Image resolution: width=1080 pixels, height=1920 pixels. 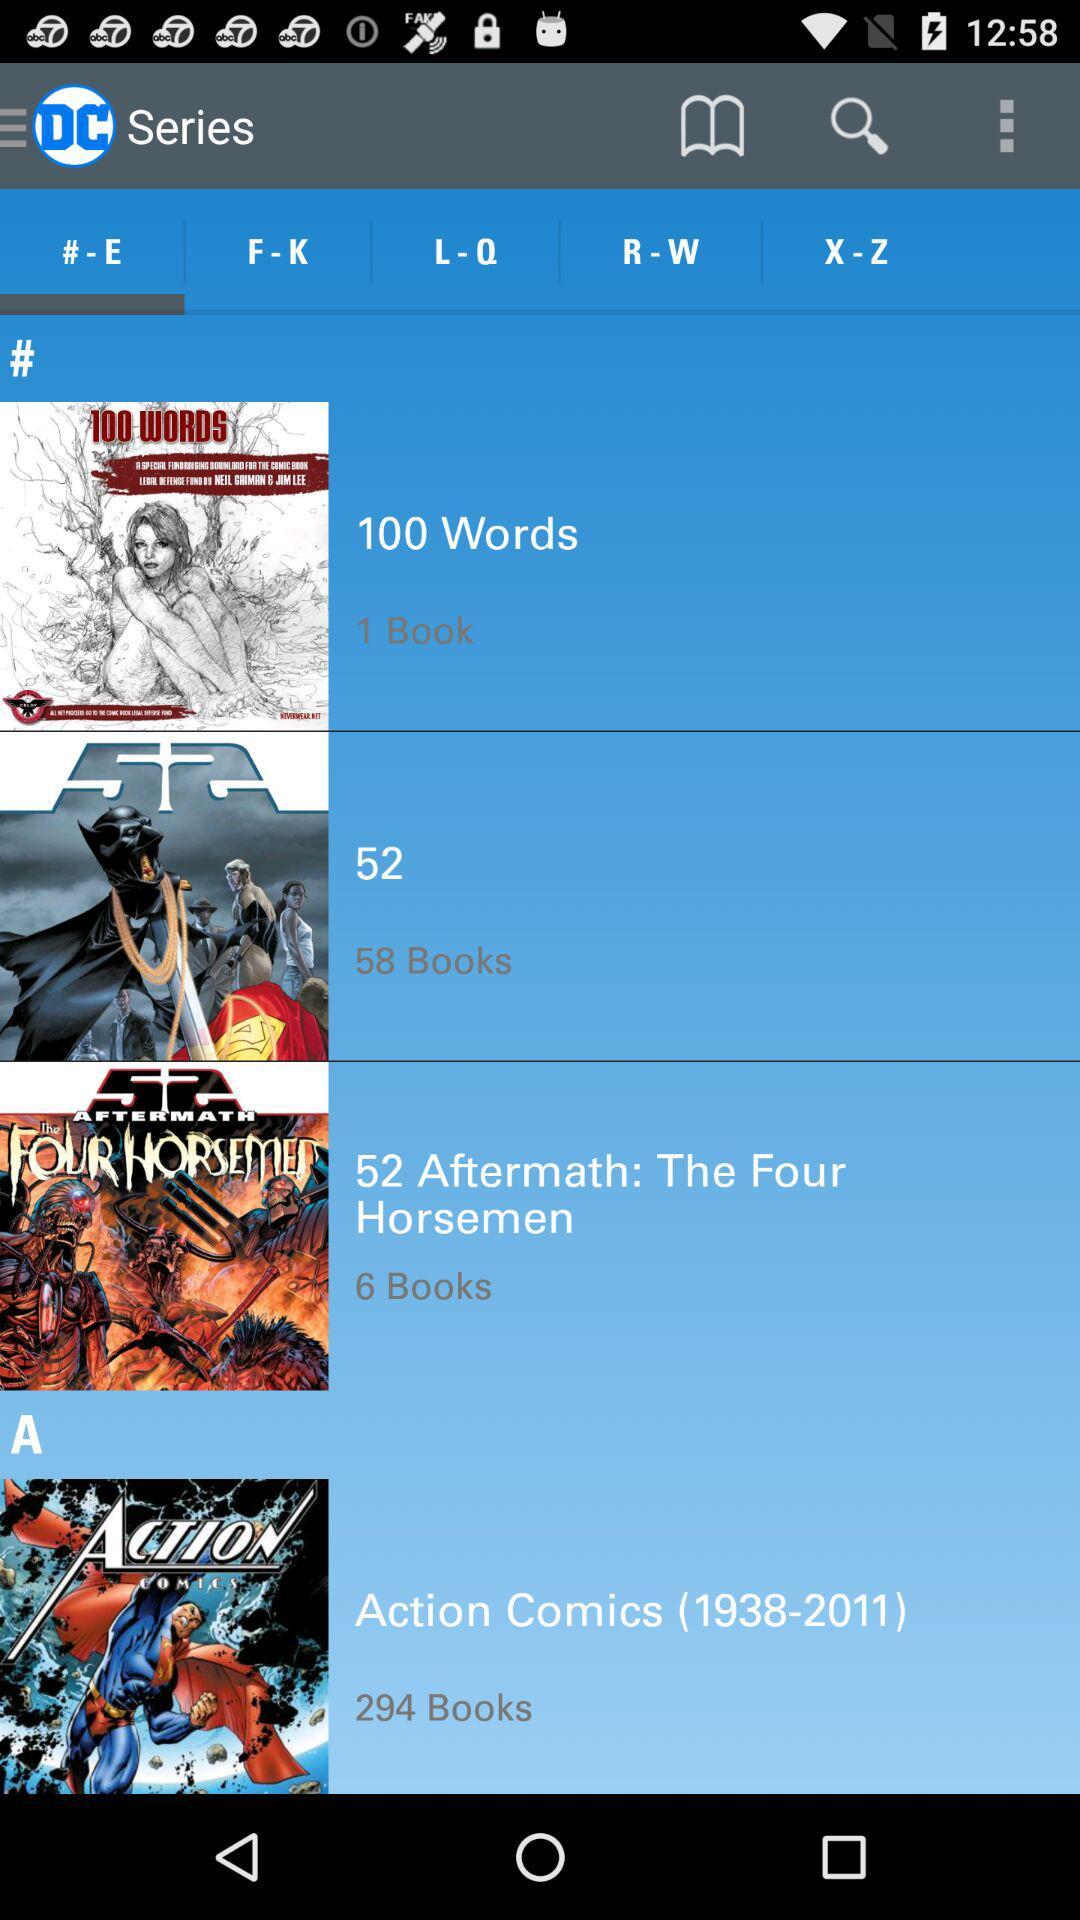 What do you see at coordinates (277, 251) in the screenshot?
I see `item next to the # - e item` at bounding box center [277, 251].